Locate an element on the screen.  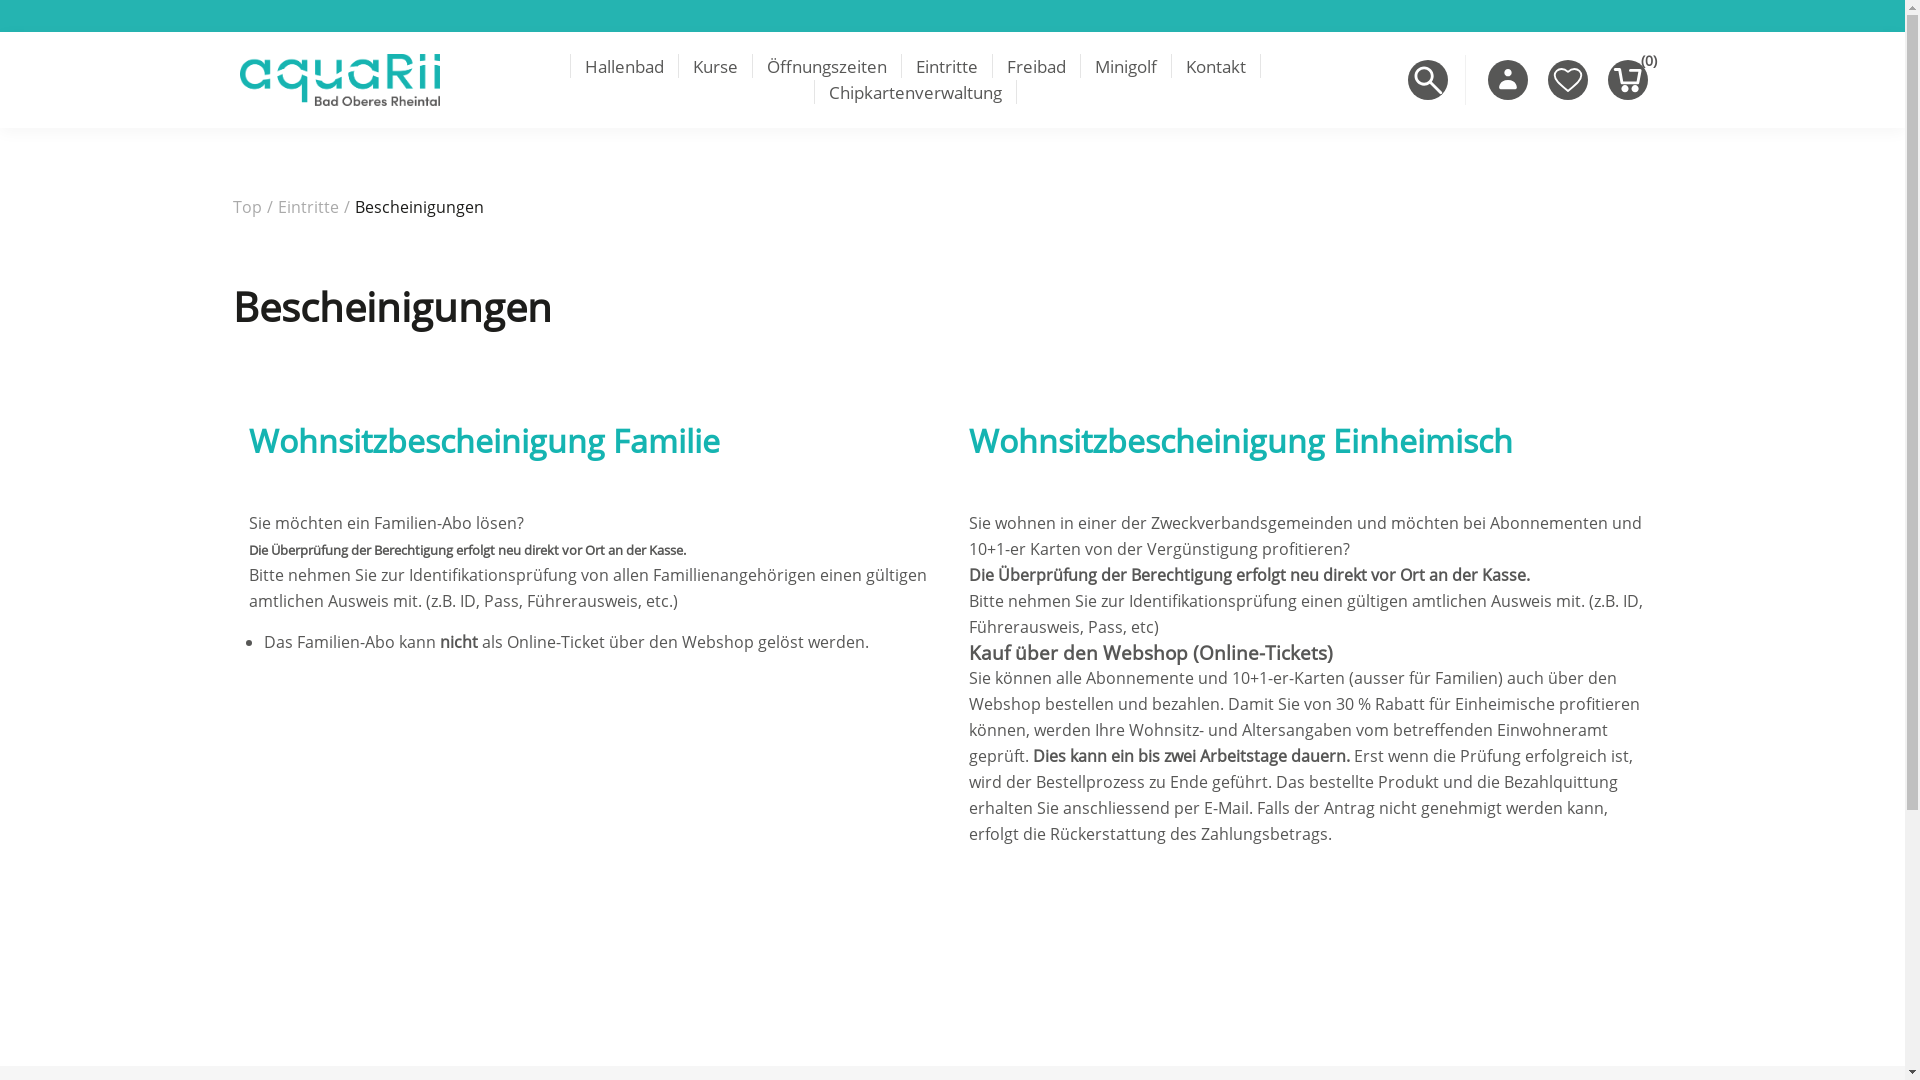
'Minigolf' is located at coordinates (1126, 65).